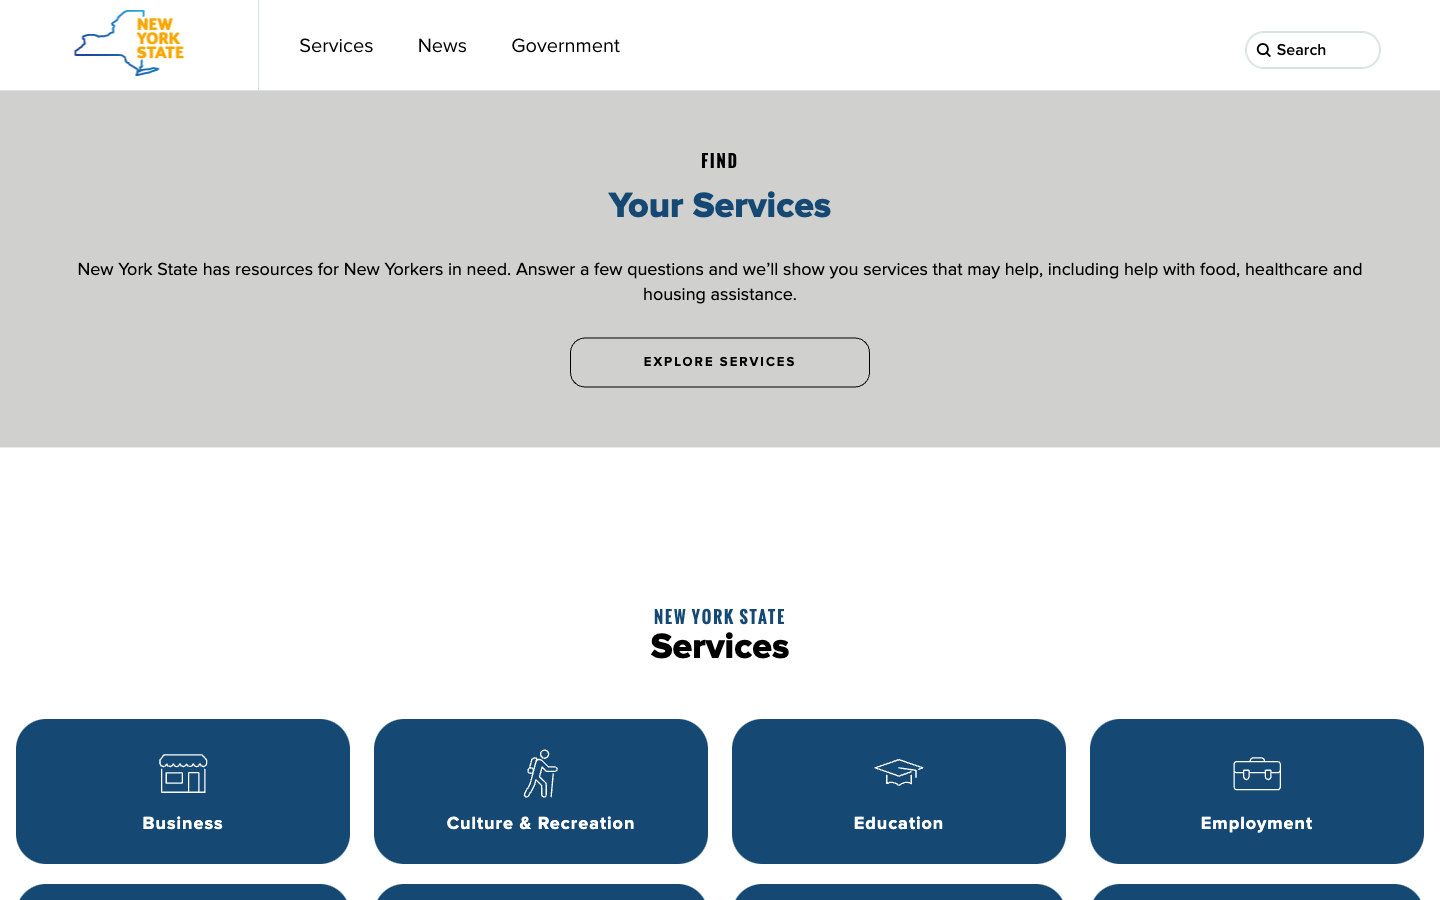 The width and height of the screenshot is (1440, 900). I want to click on Use the button on the top menu to go to the government site, so click(565, 44).